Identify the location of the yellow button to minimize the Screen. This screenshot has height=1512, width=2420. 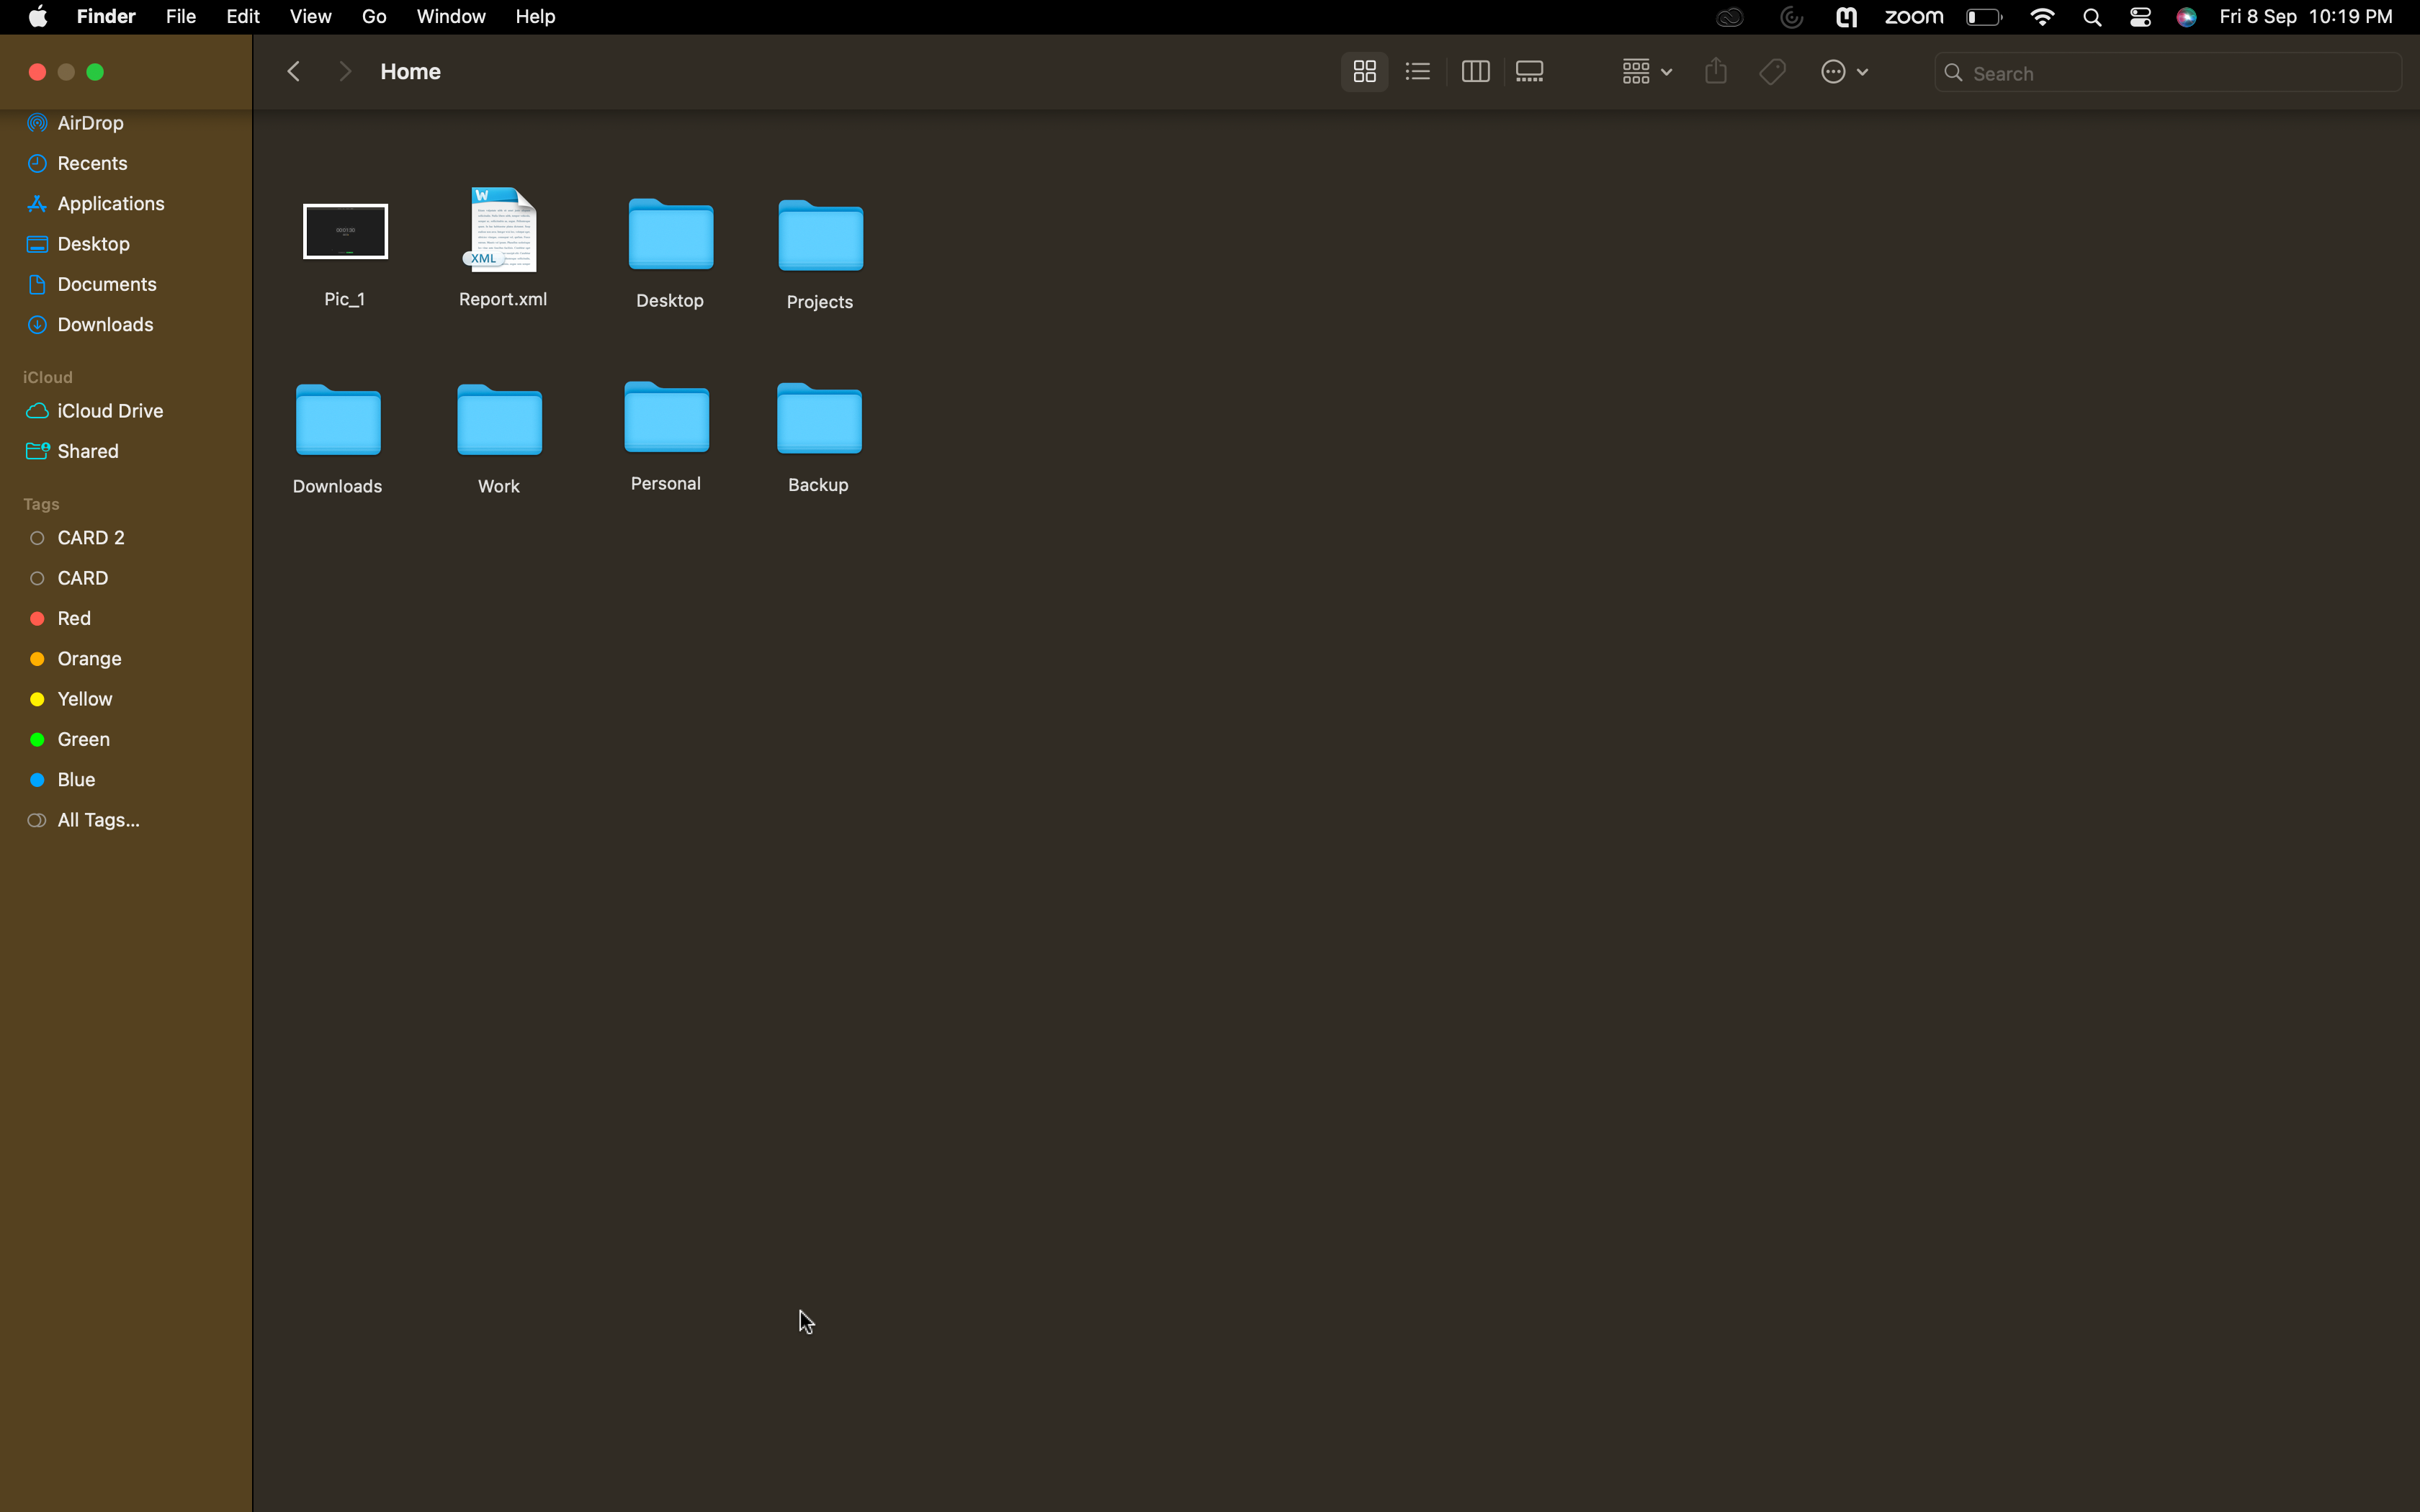
(97, 73).